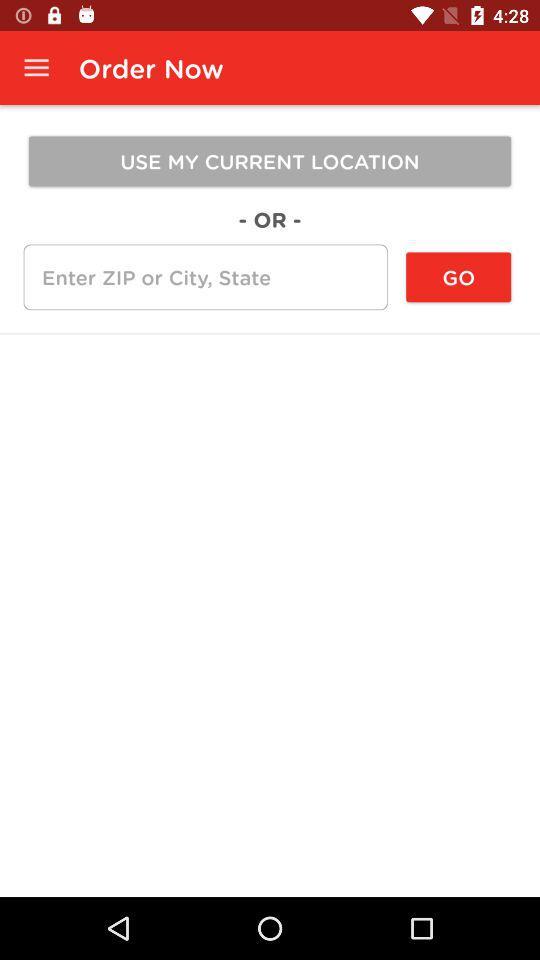  What do you see at coordinates (204, 276) in the screenshot?
I see `item to the left of the go` at bounding box center [204, 276].